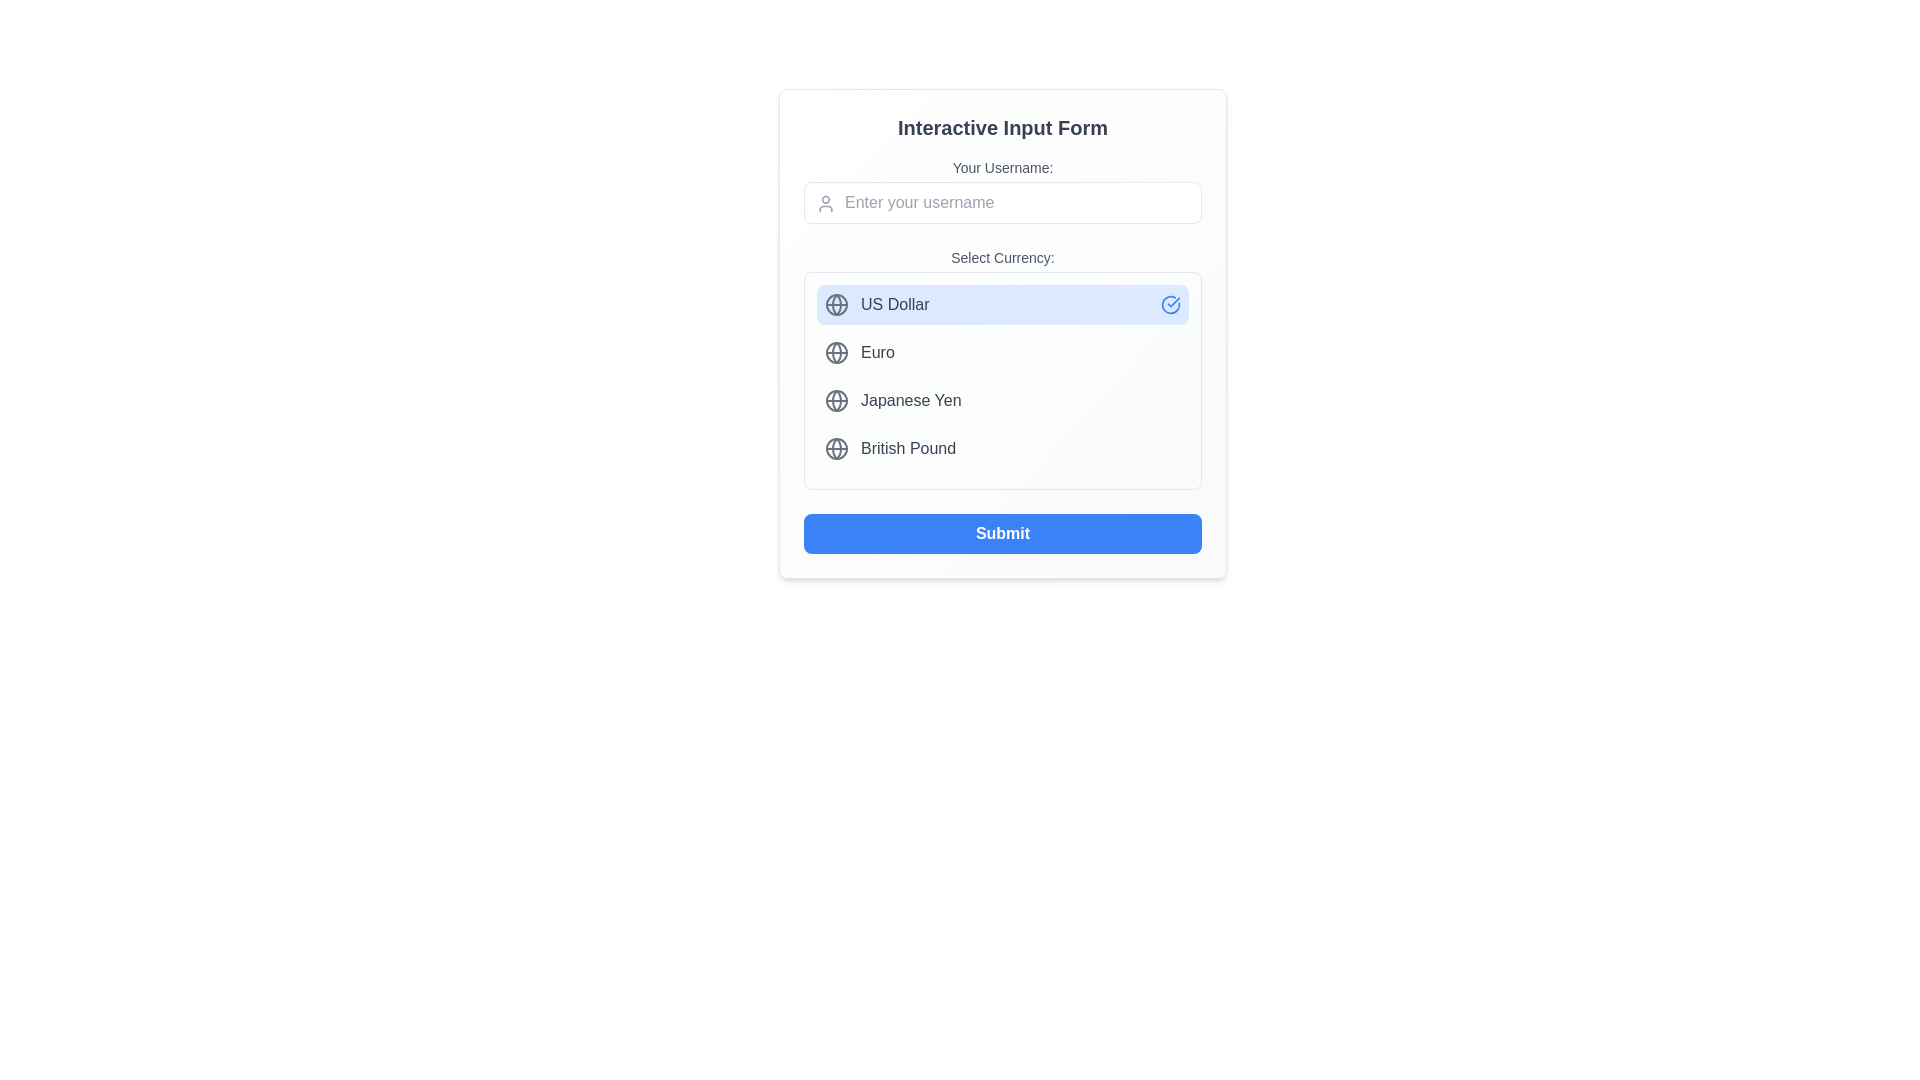  I want to click on the icon indicating the currently selected option 'US Dollar' in the dropdown menu, so click(1171, 304).